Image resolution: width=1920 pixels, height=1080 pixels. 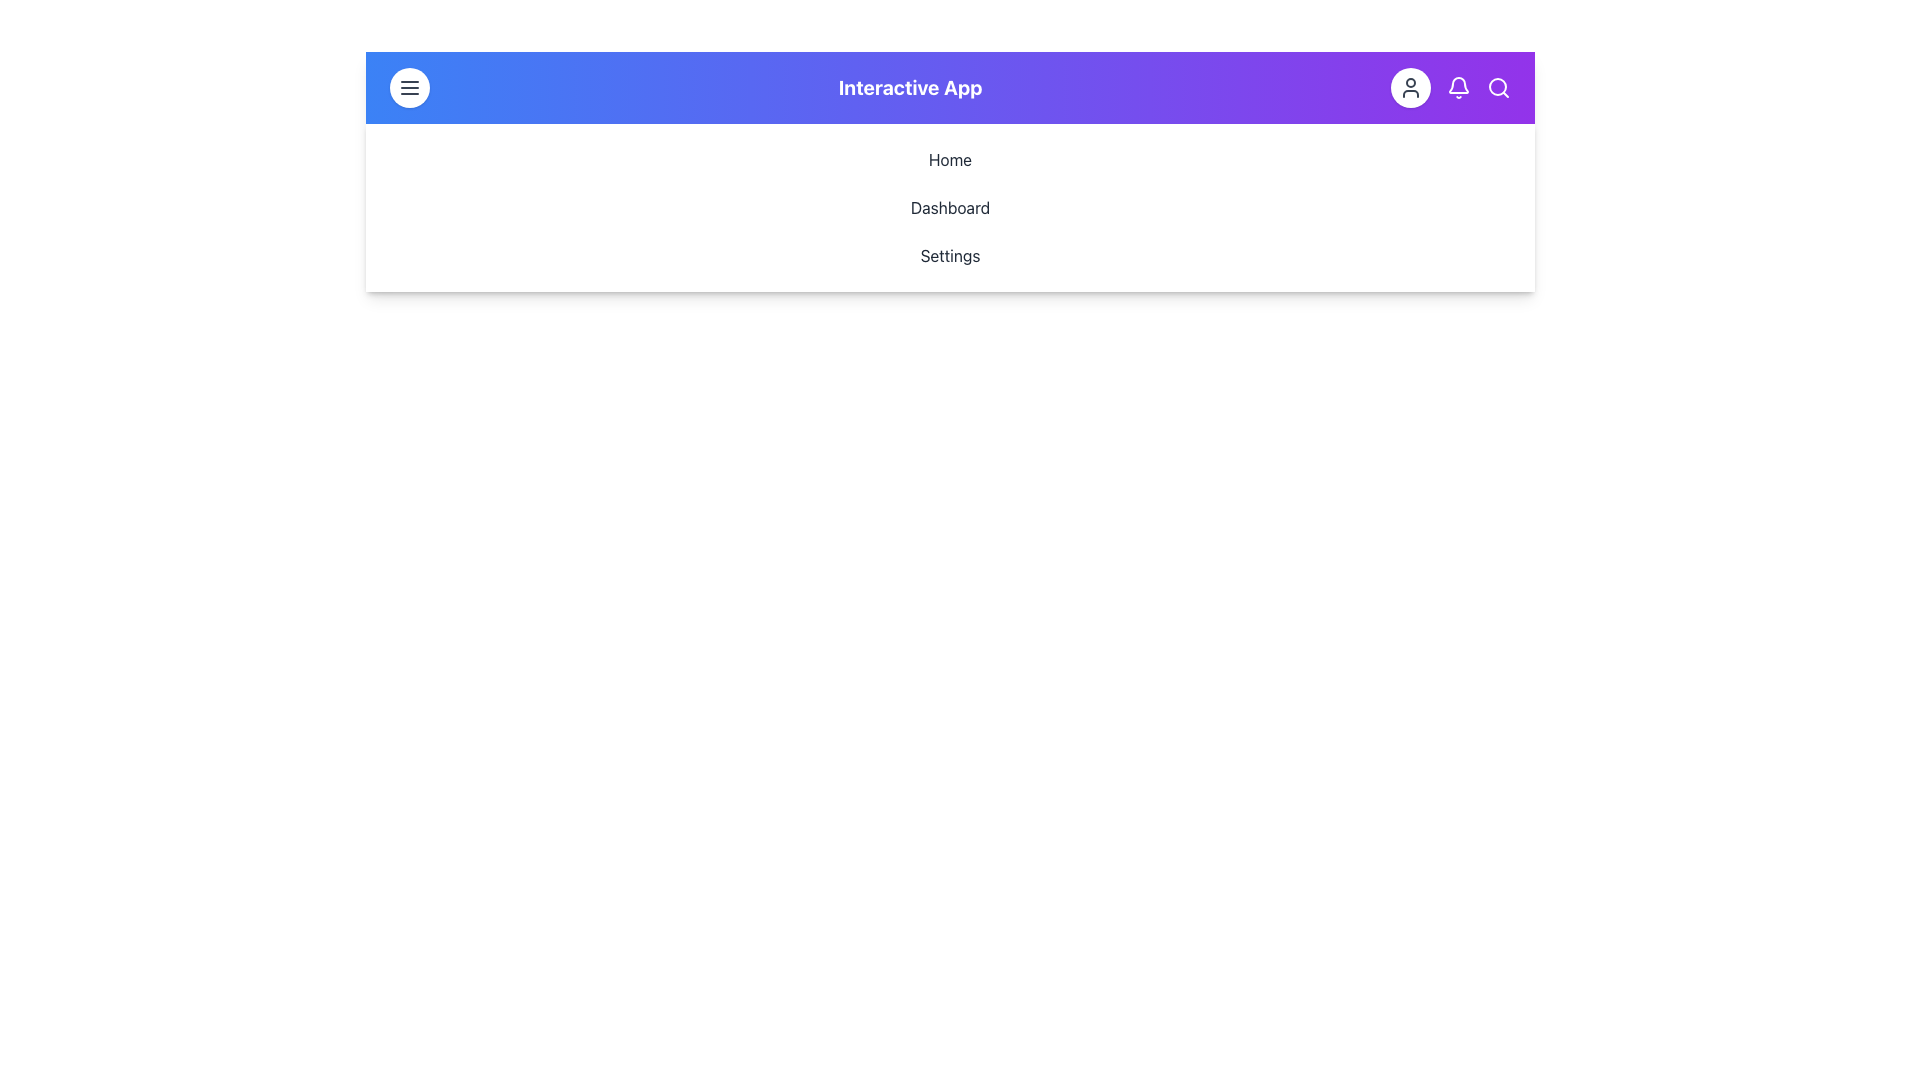 What do you see at coordinates (1459, 87) in the screenshot?
I see `the notification bell icon located in the top-right corner of the navigation bar to check notifications` at bounding box center [1459, 87].